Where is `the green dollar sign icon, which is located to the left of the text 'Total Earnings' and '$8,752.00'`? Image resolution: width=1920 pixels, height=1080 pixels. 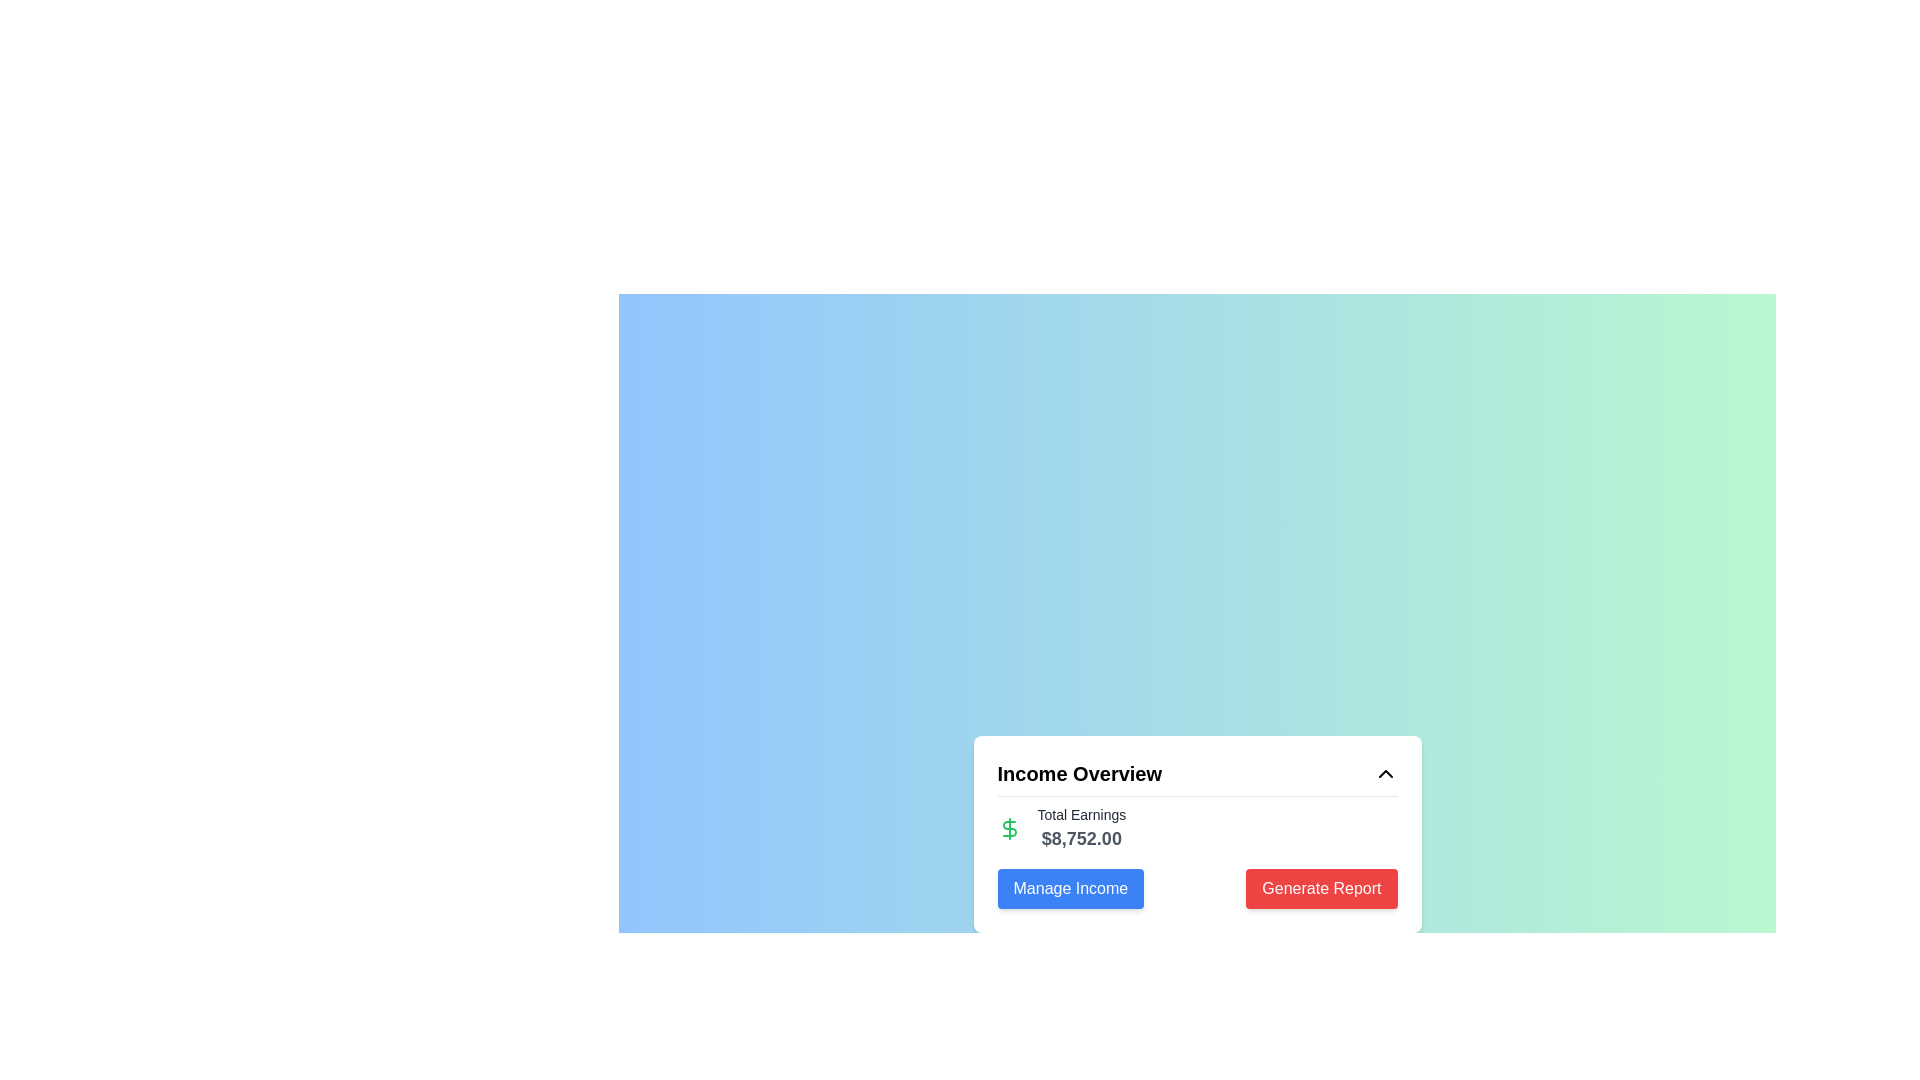
the green dollar sign icon, which is located to the left of the text 'Total Earnings' and '$8,752.00' is located at coordinates (1009, 828).